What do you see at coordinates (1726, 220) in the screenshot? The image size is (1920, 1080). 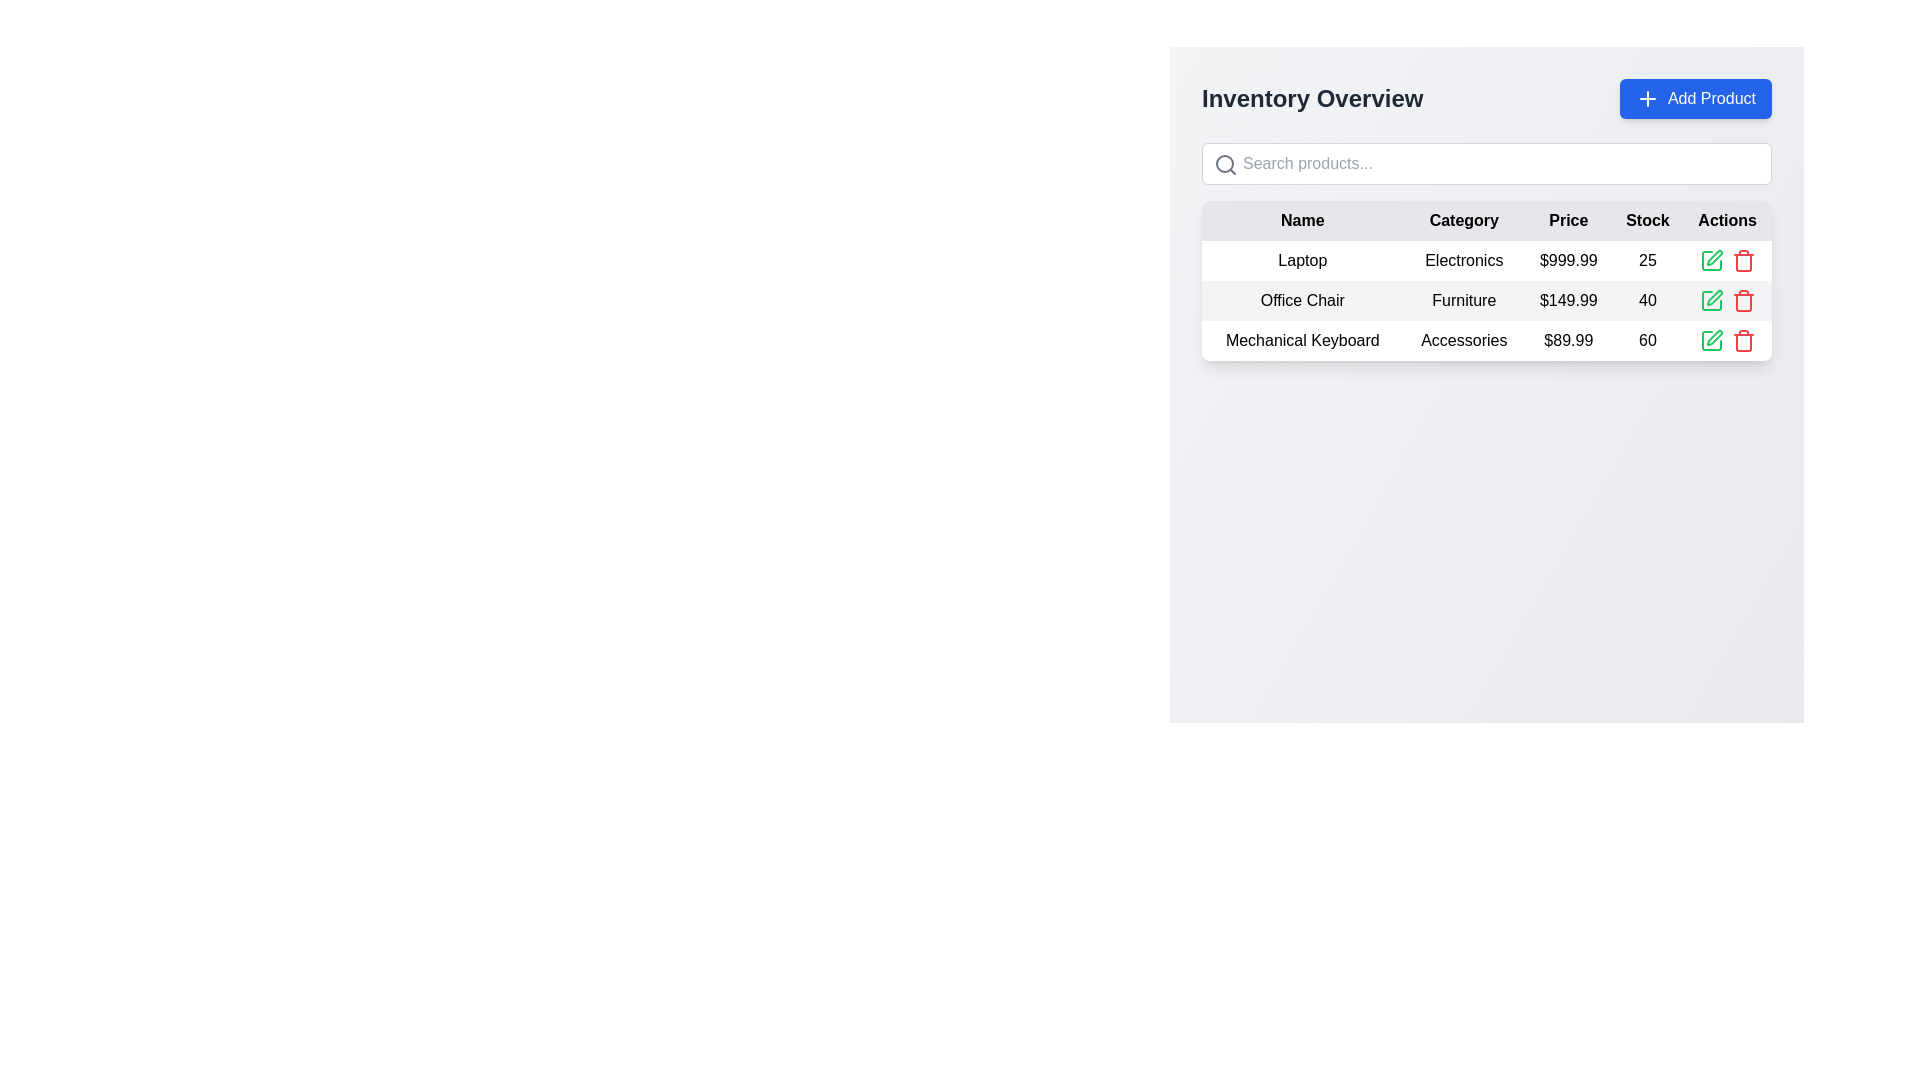 I see `the last header title in the table that contains action-related operations, located in the top-right section of the table` at bounding box center [1726, 220].